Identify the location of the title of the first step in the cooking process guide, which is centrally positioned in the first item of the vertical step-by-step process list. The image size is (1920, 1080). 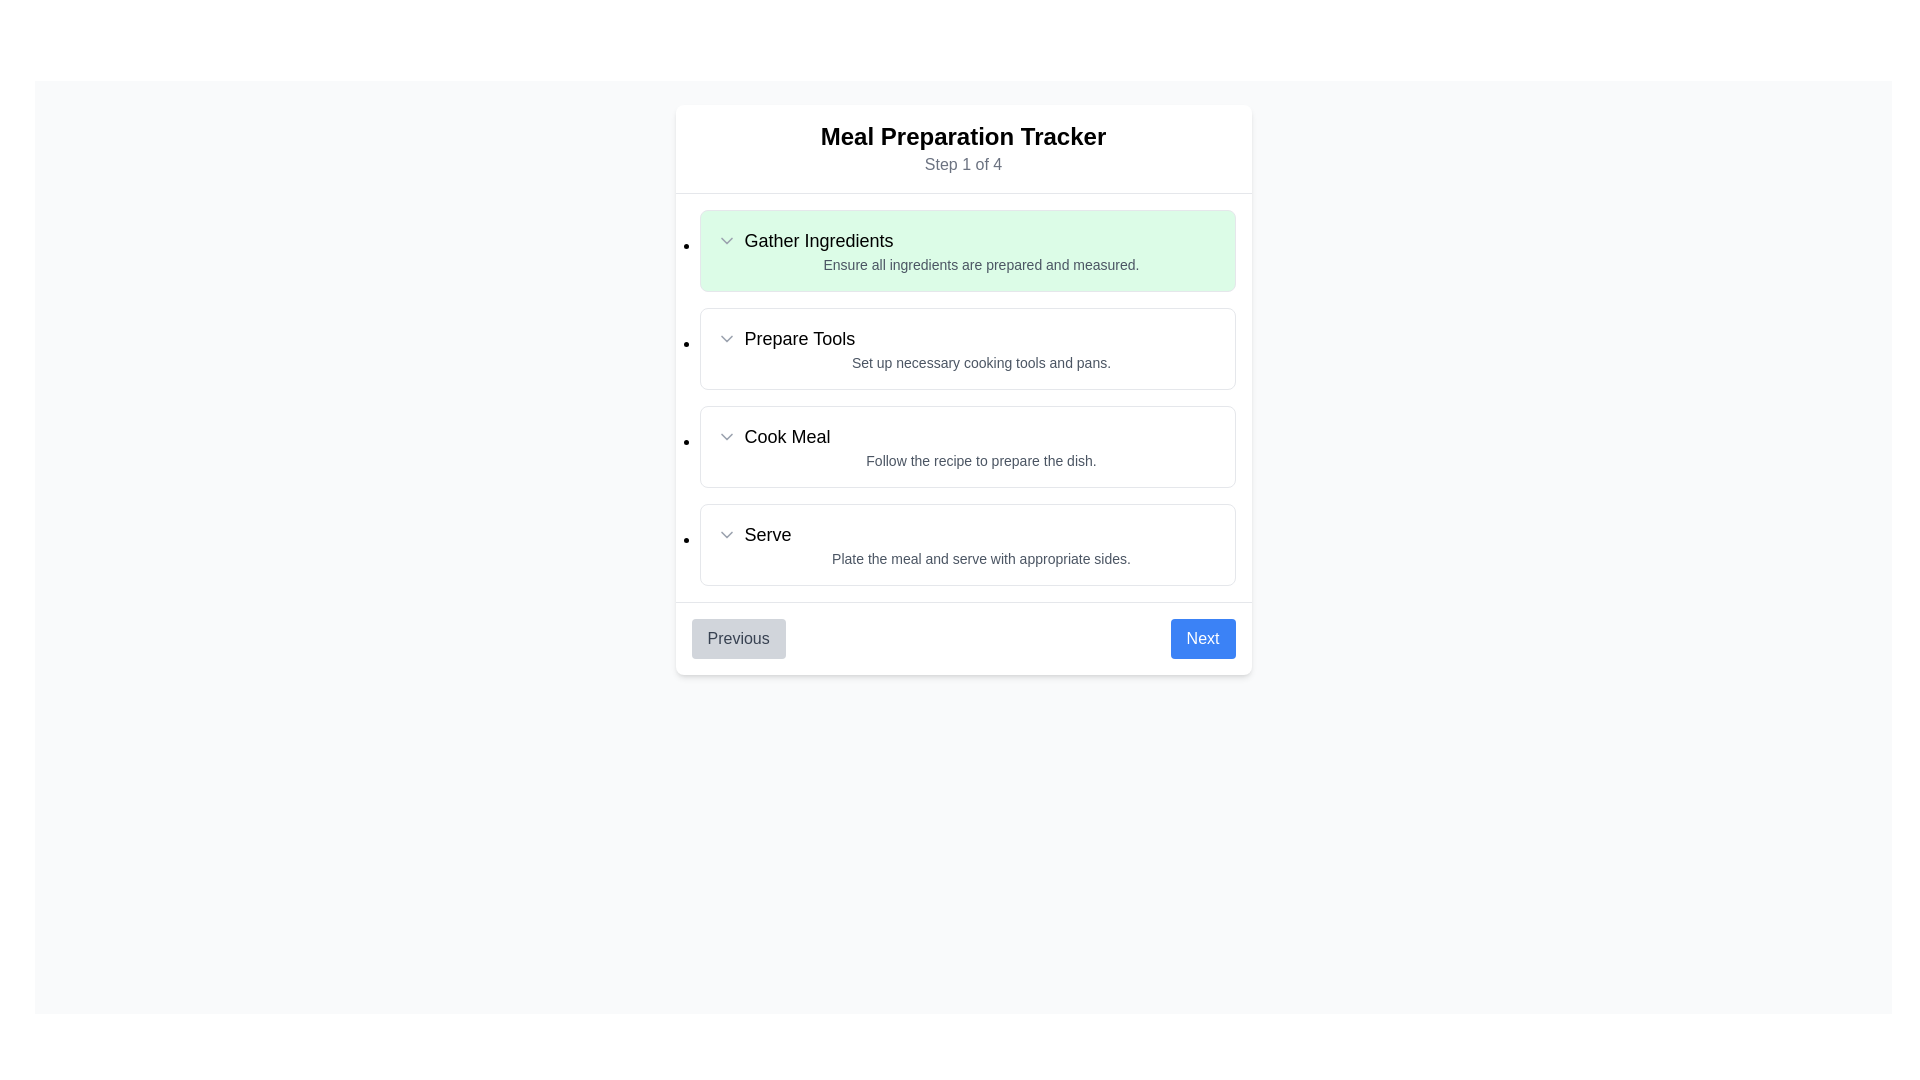
(819, 239).